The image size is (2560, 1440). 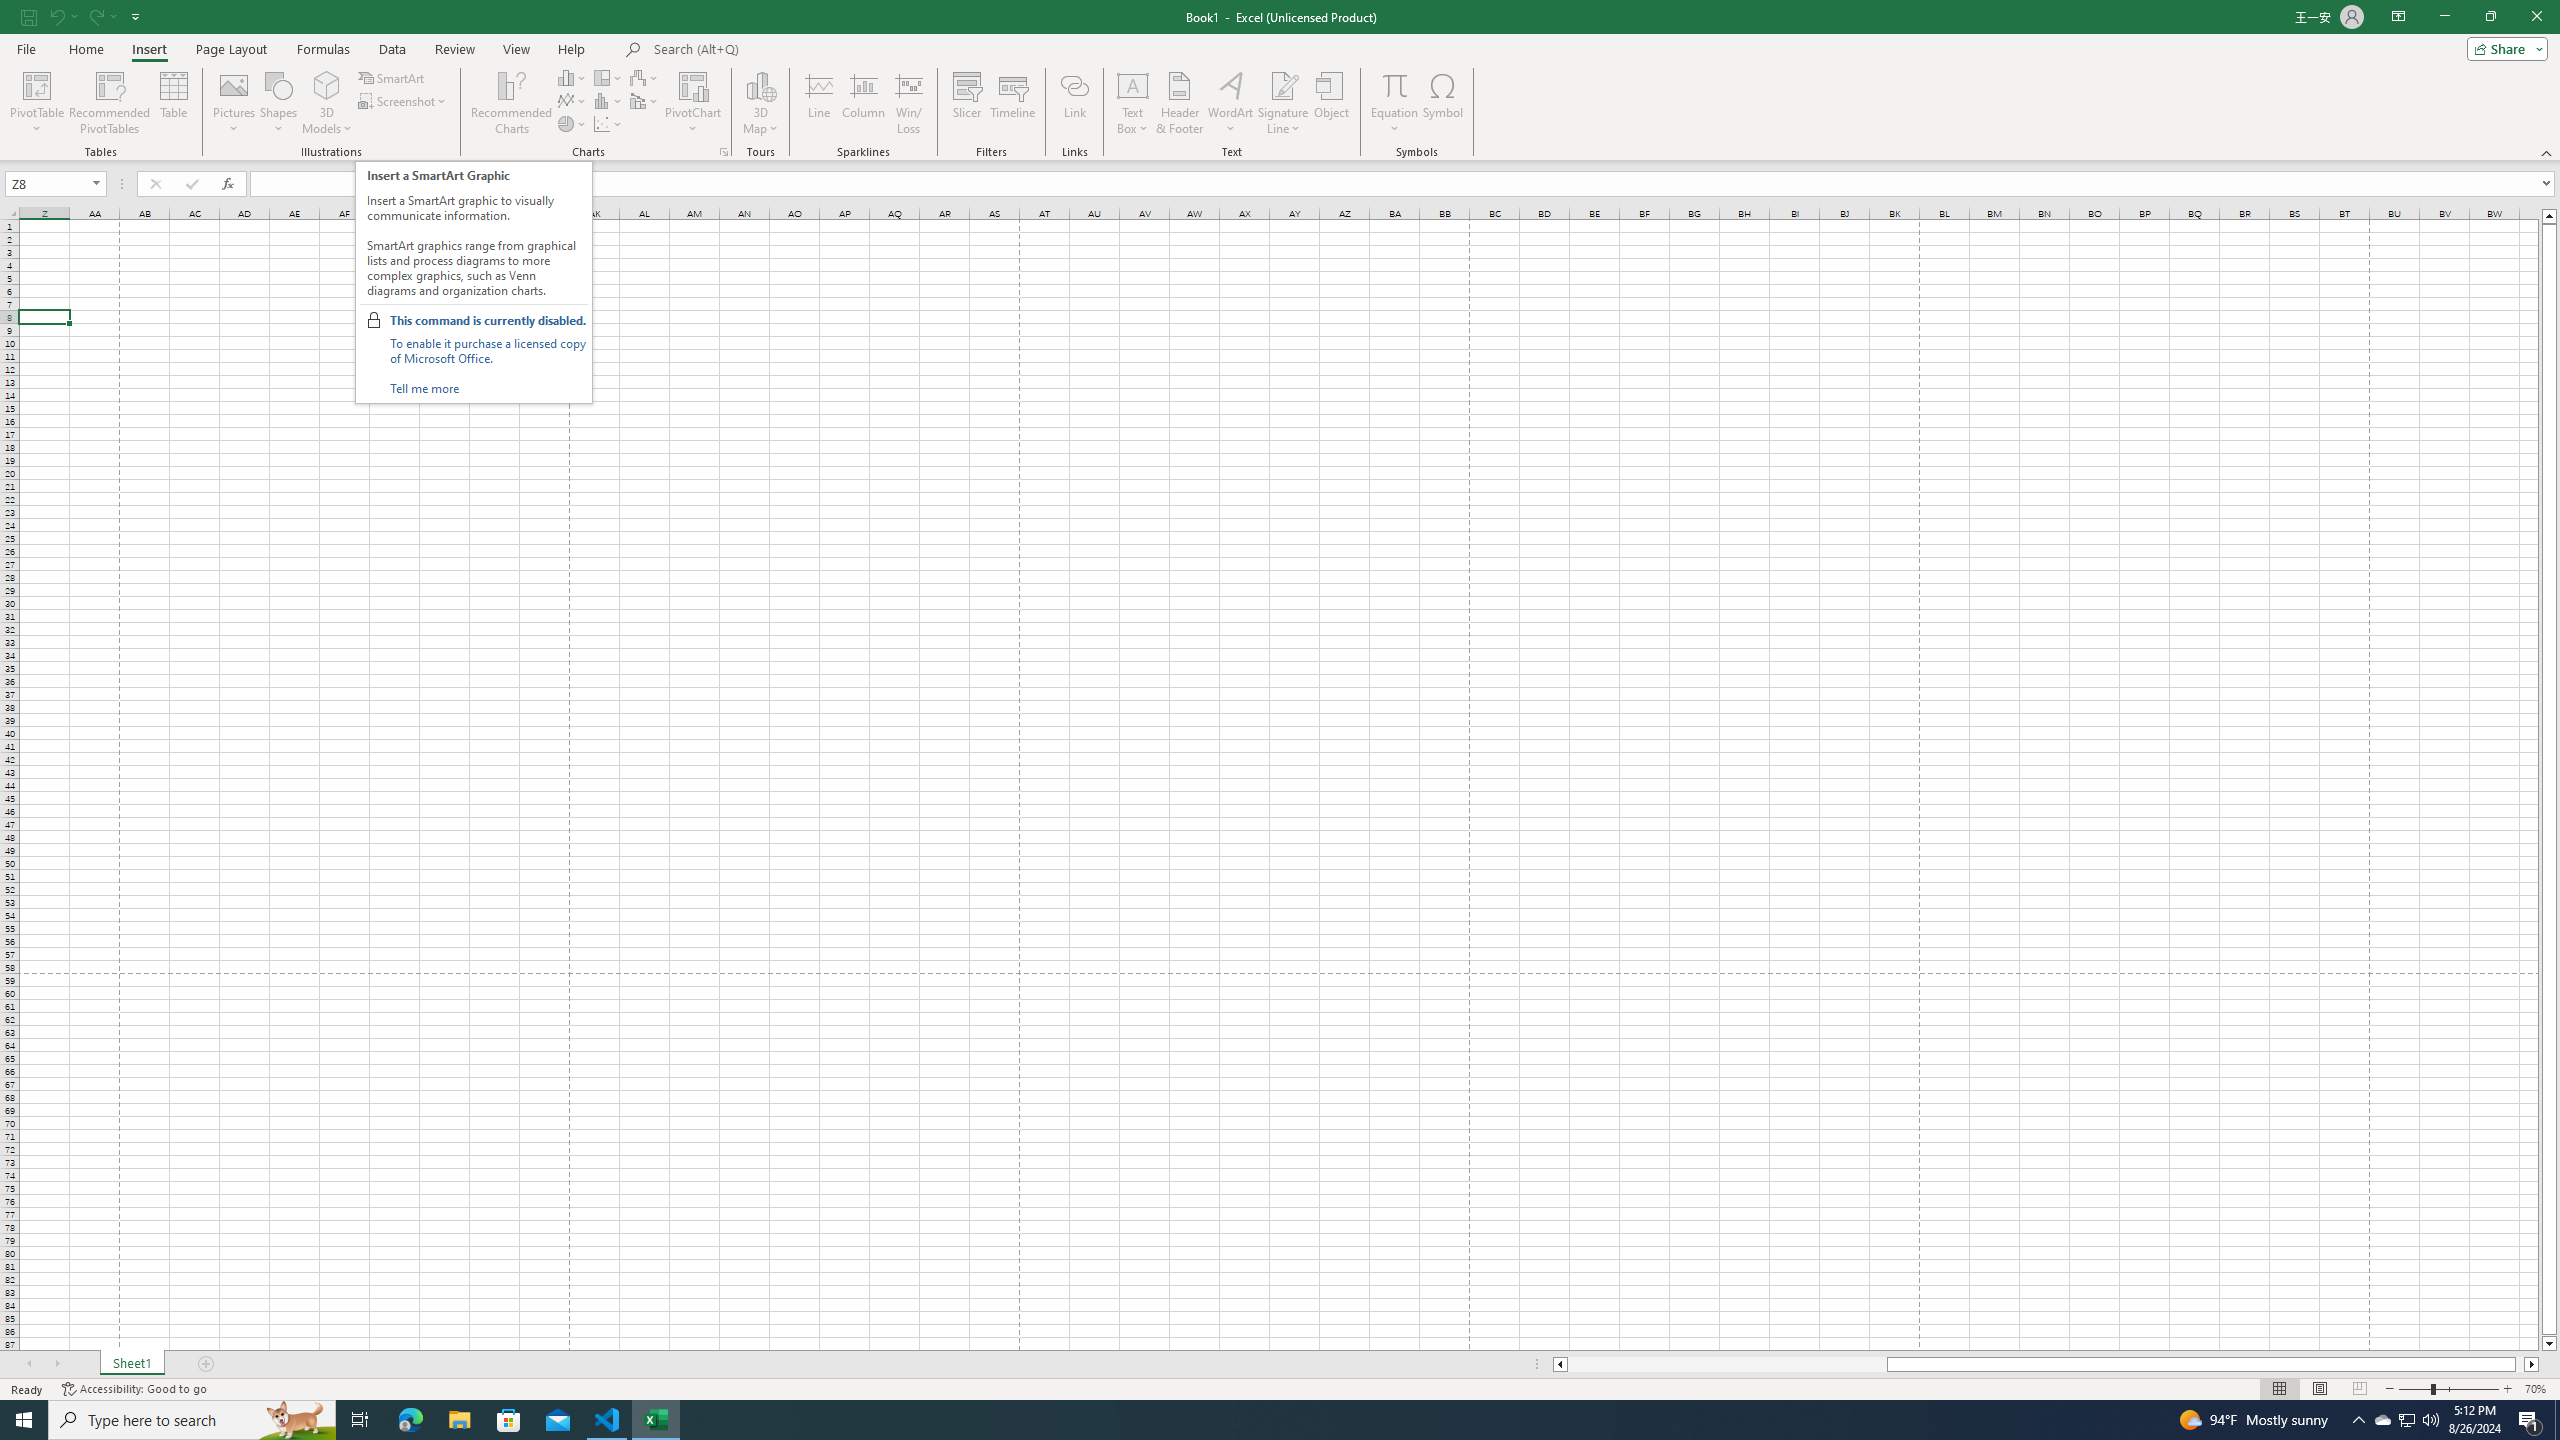 I want to click on 'PivotTable', so click(x=36, y=103).